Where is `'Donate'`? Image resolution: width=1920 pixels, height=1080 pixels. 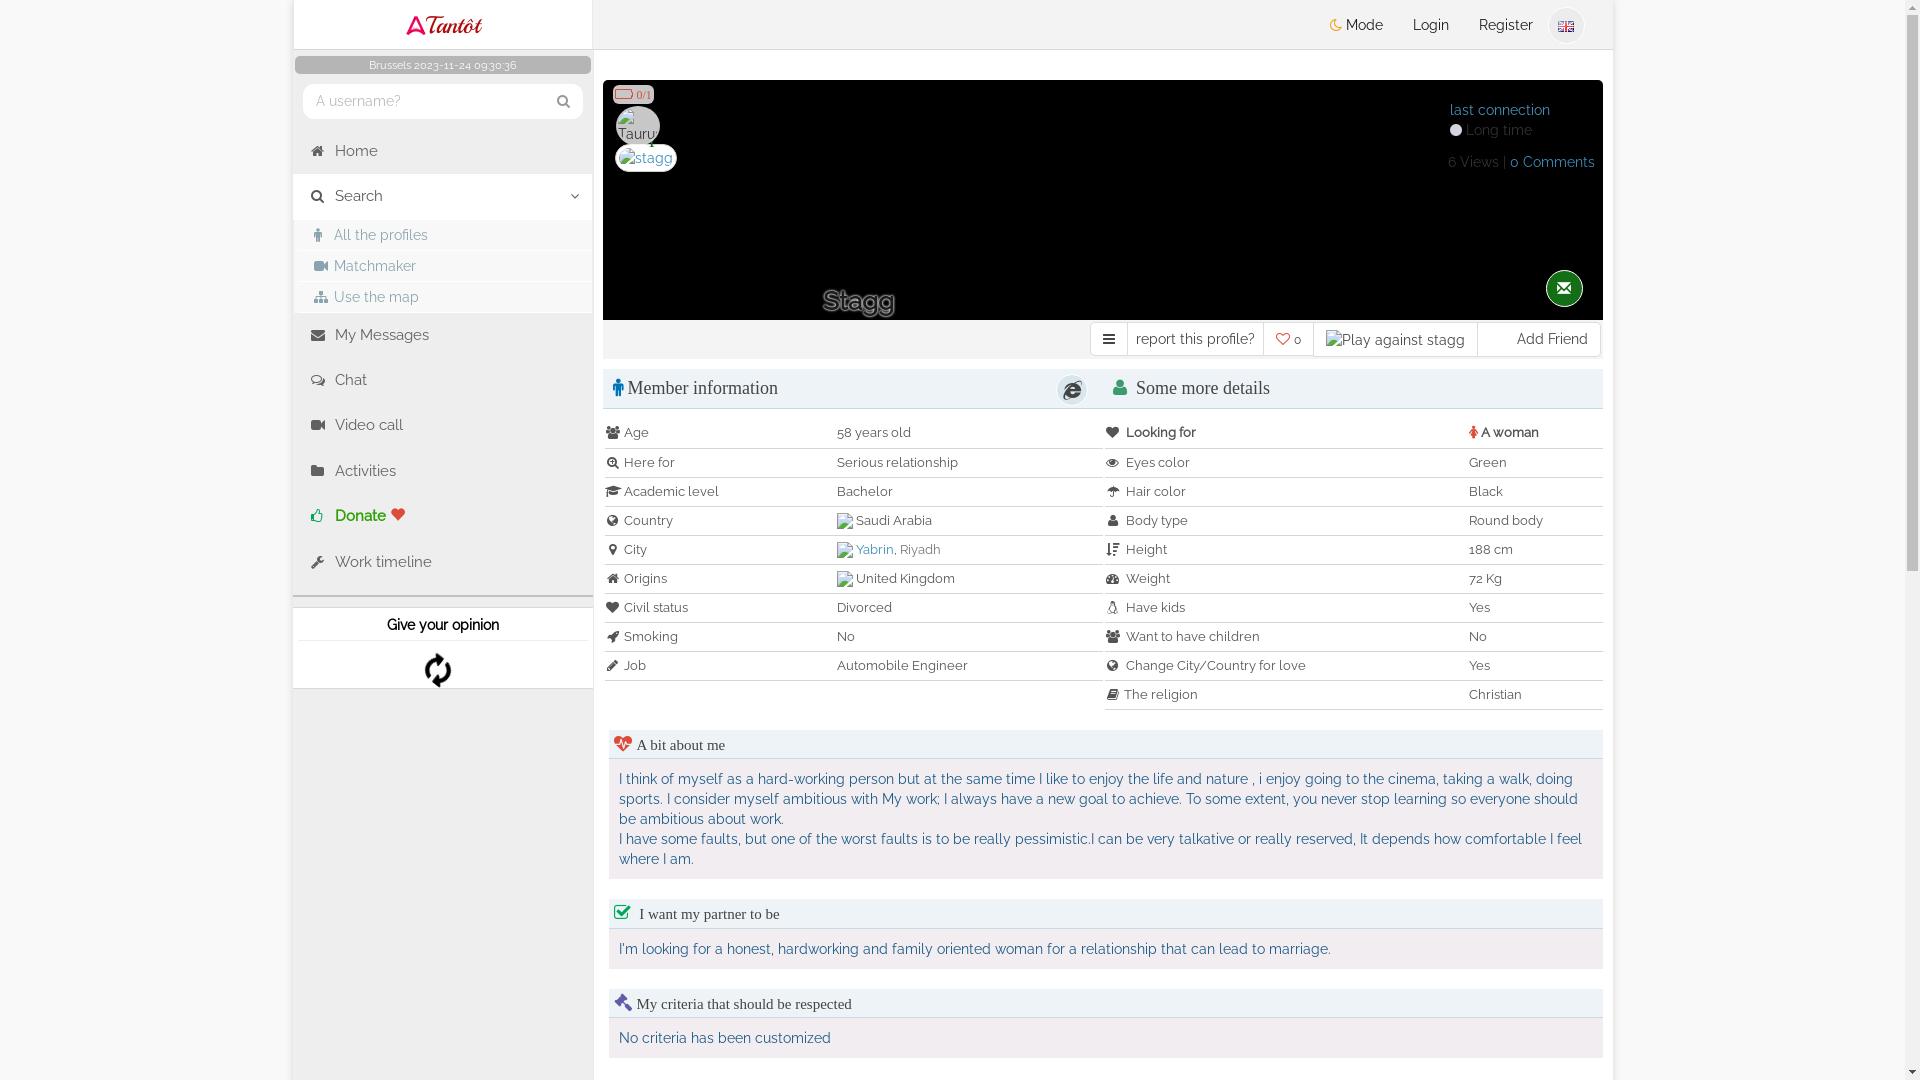 'Donate' is located at coordinates (440, 515).